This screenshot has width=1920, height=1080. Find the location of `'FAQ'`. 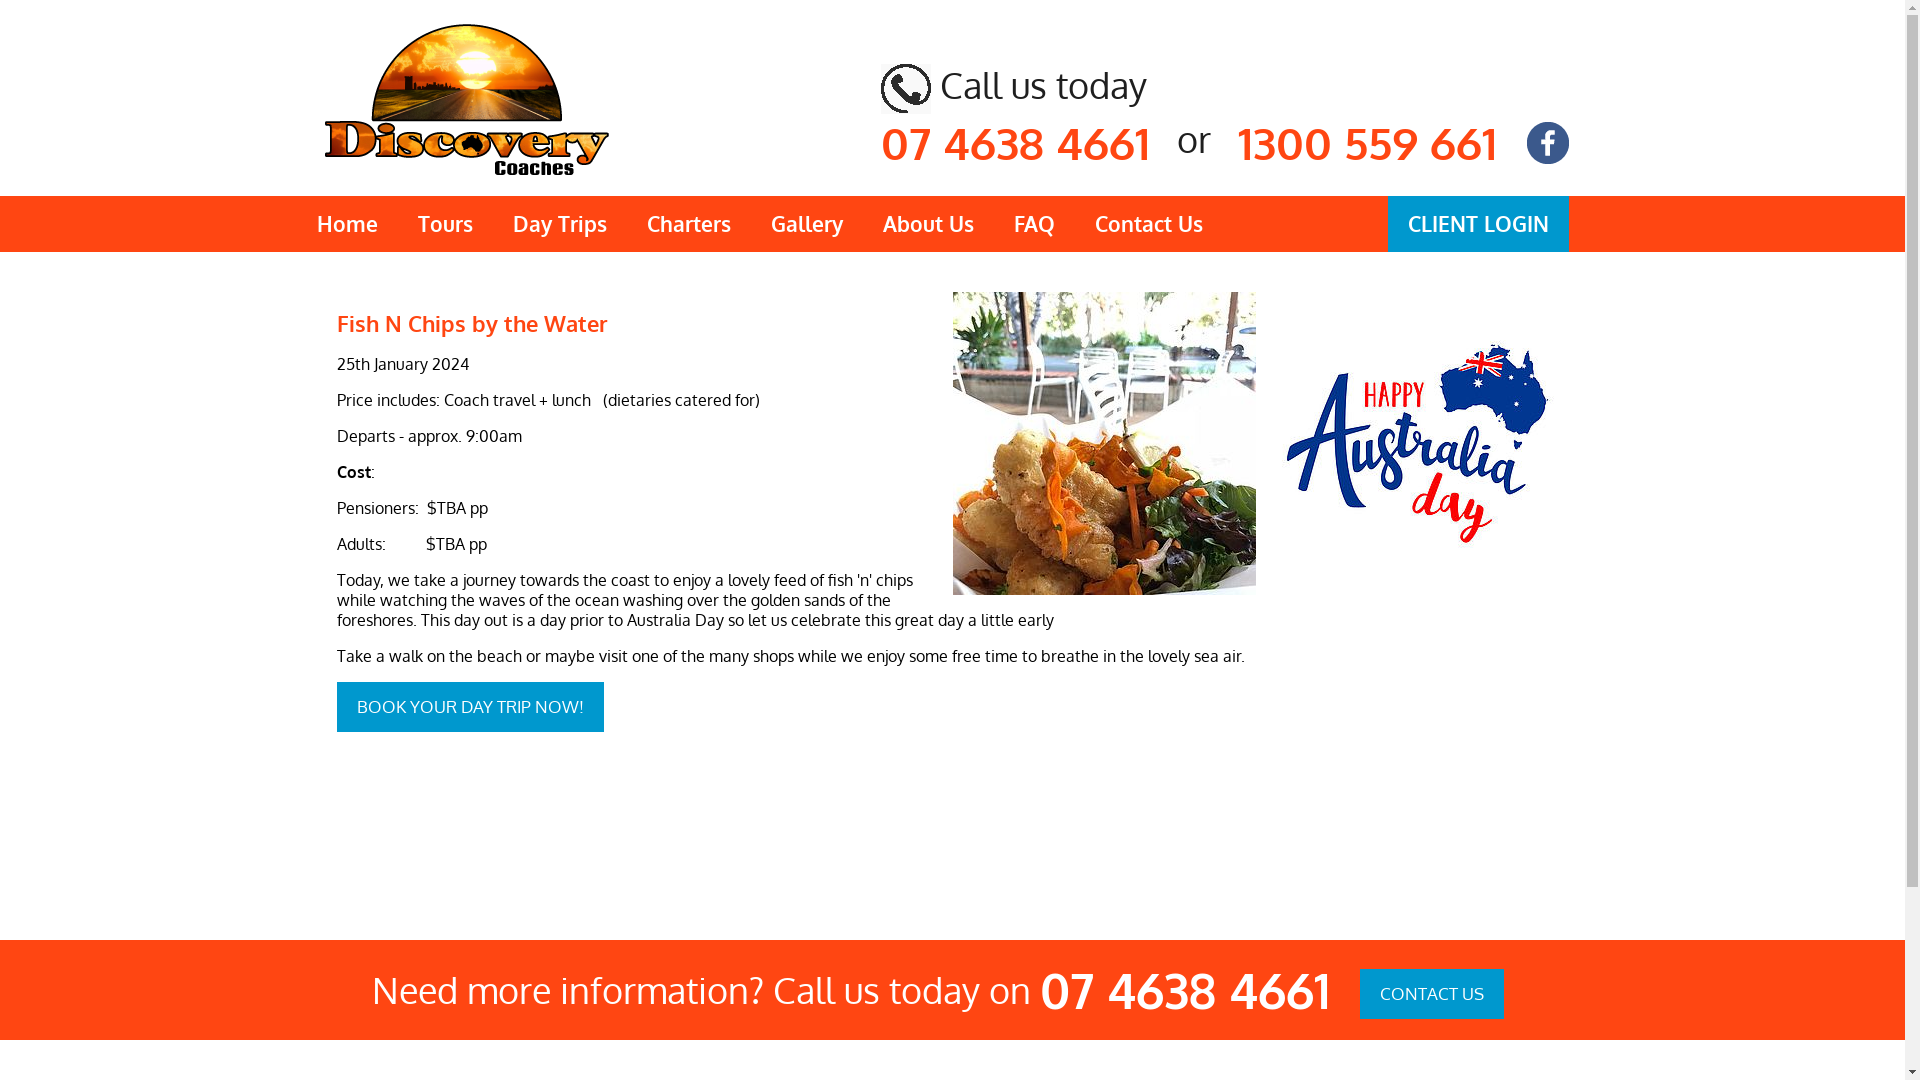

'FAQ' is located at coordinates (1034, 223).